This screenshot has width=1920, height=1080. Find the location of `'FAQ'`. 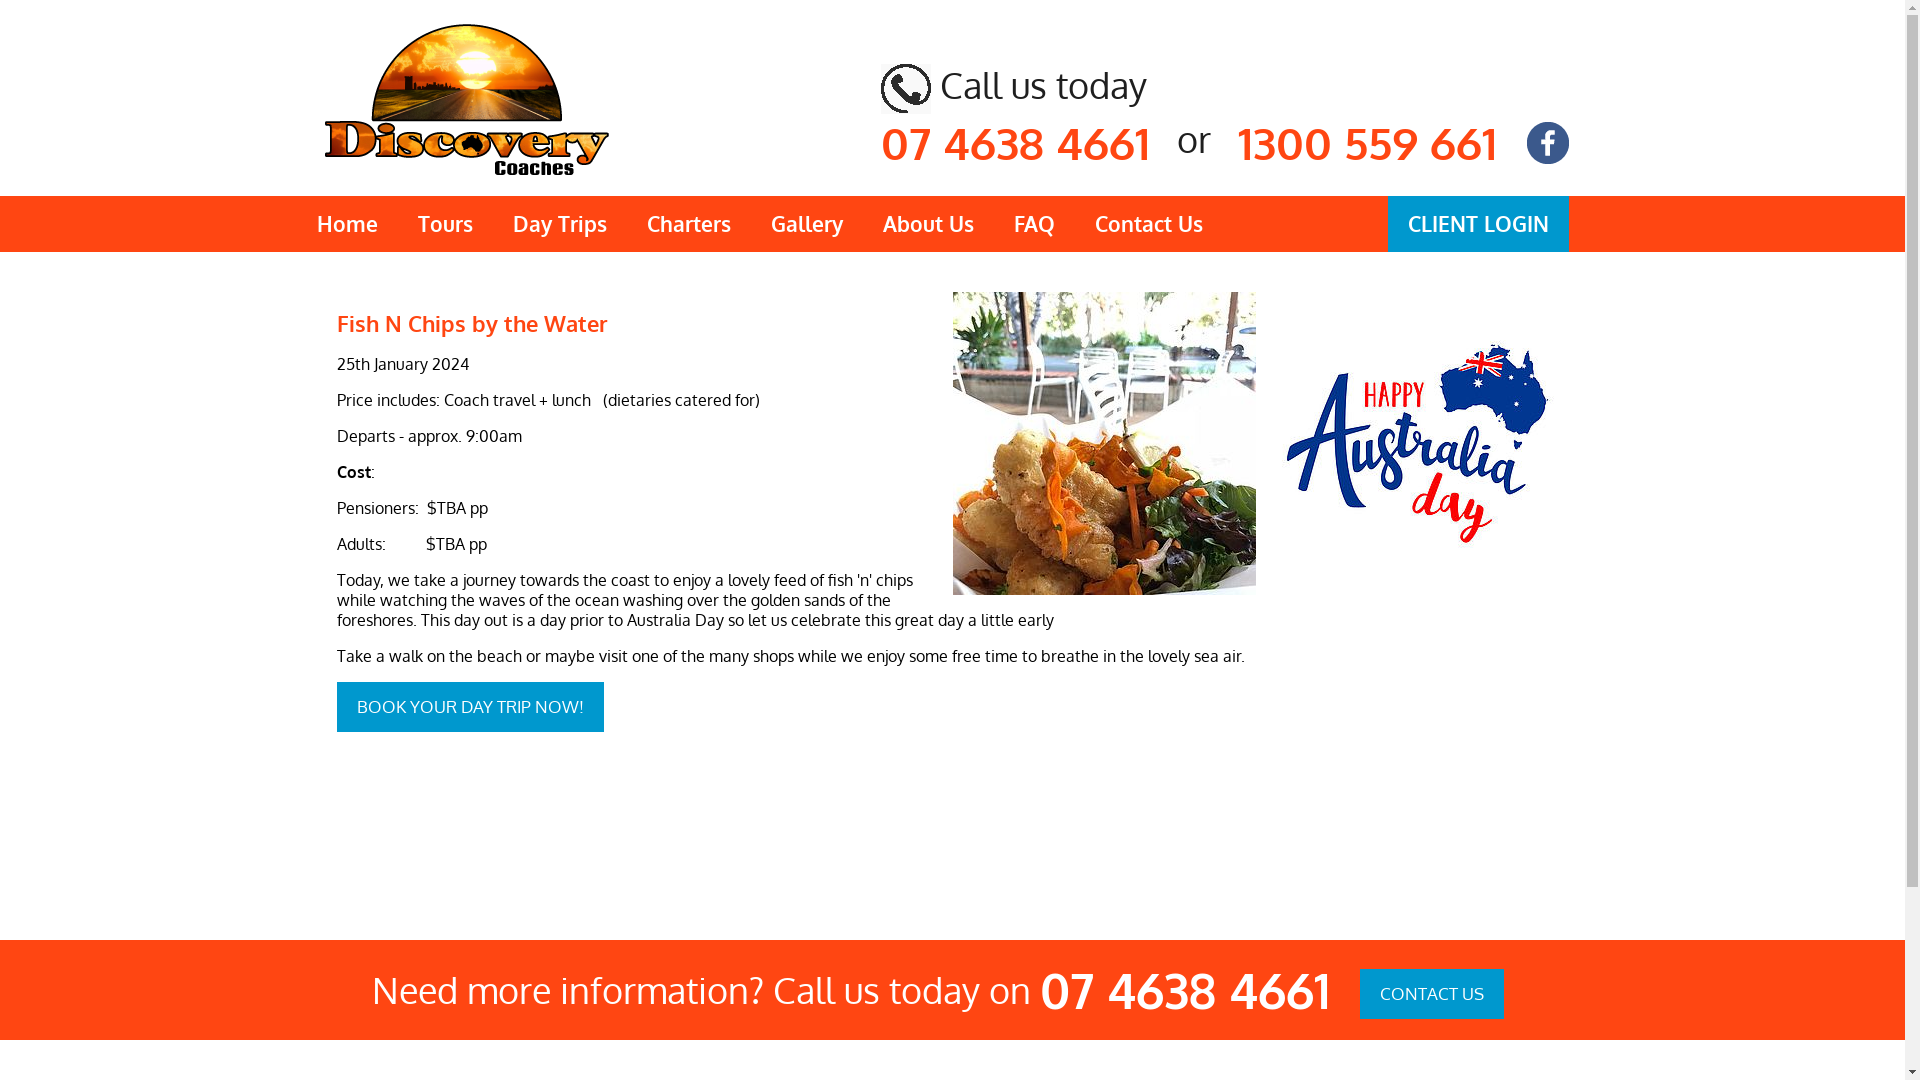

'FAQ' is located at coordinates (1034, 223).